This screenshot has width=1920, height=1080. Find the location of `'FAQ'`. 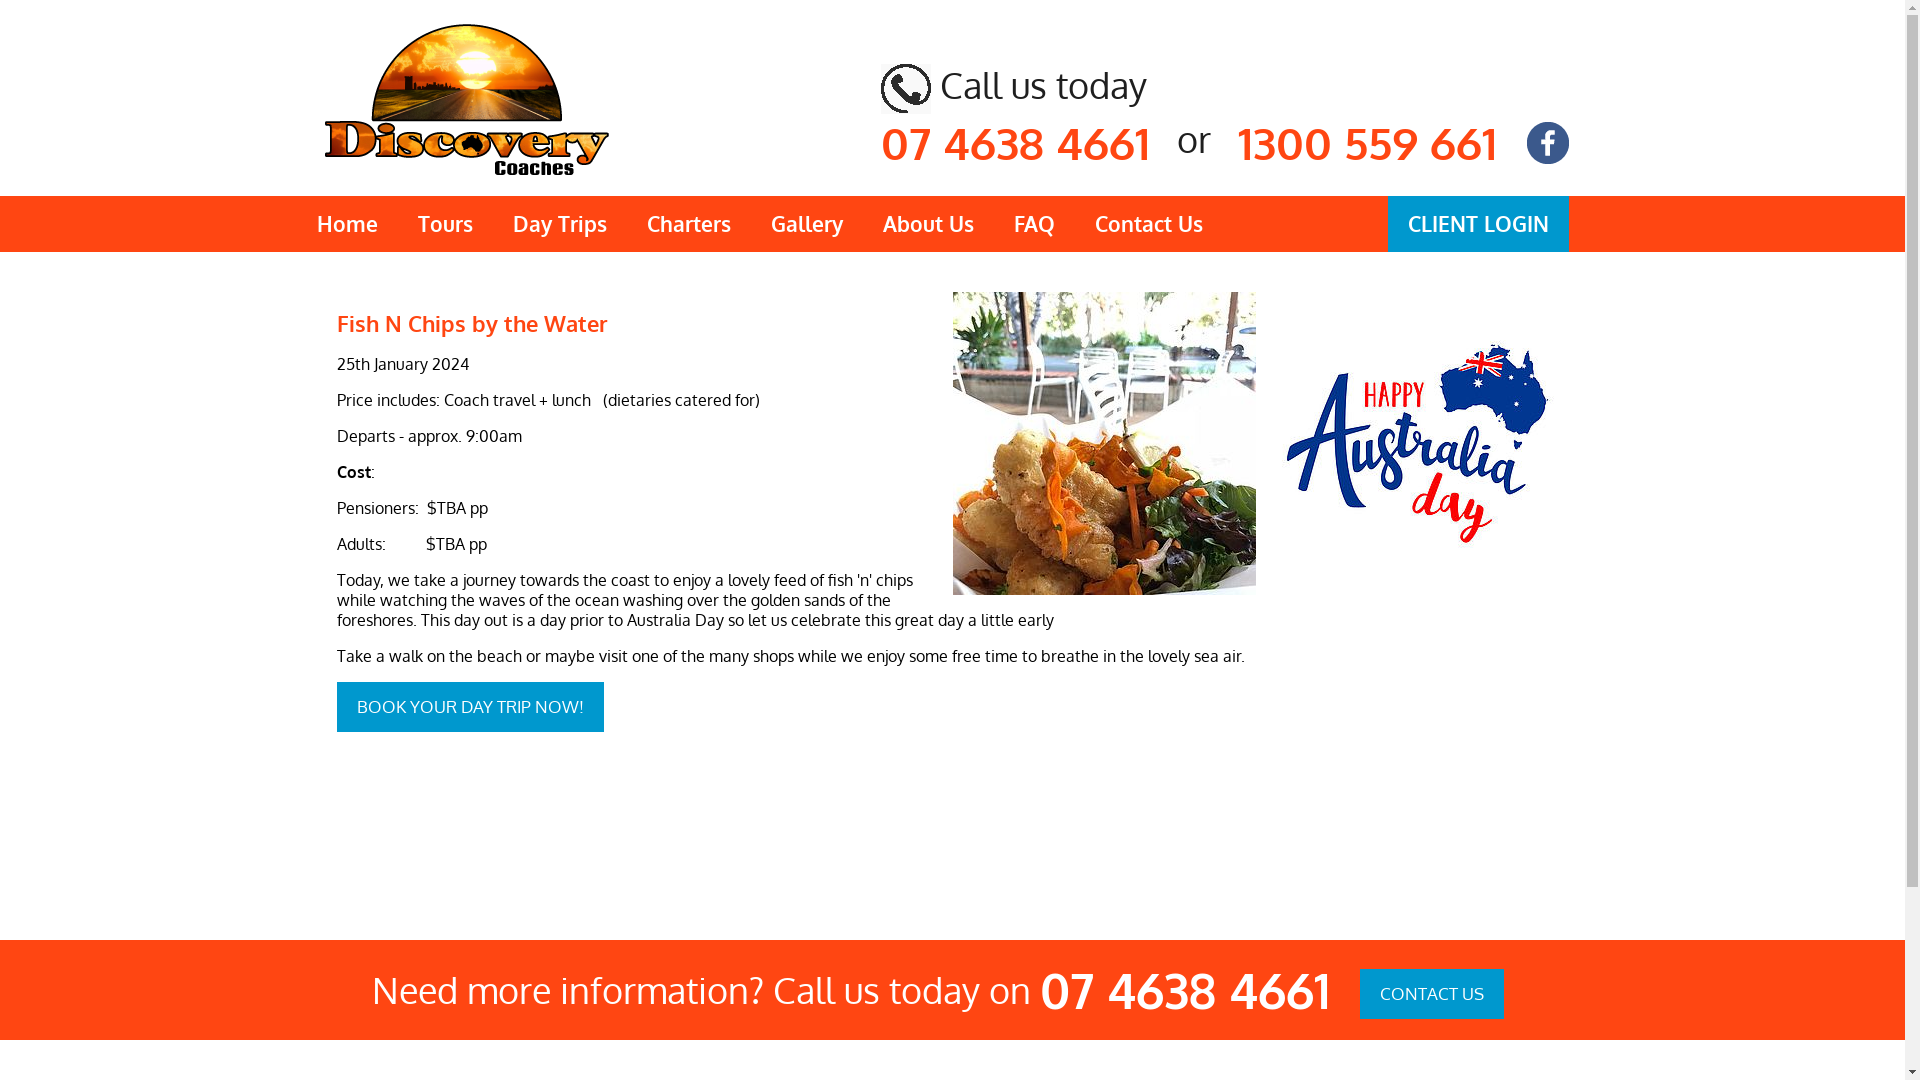

'FAQ' is located at coordinates (1034, 223).